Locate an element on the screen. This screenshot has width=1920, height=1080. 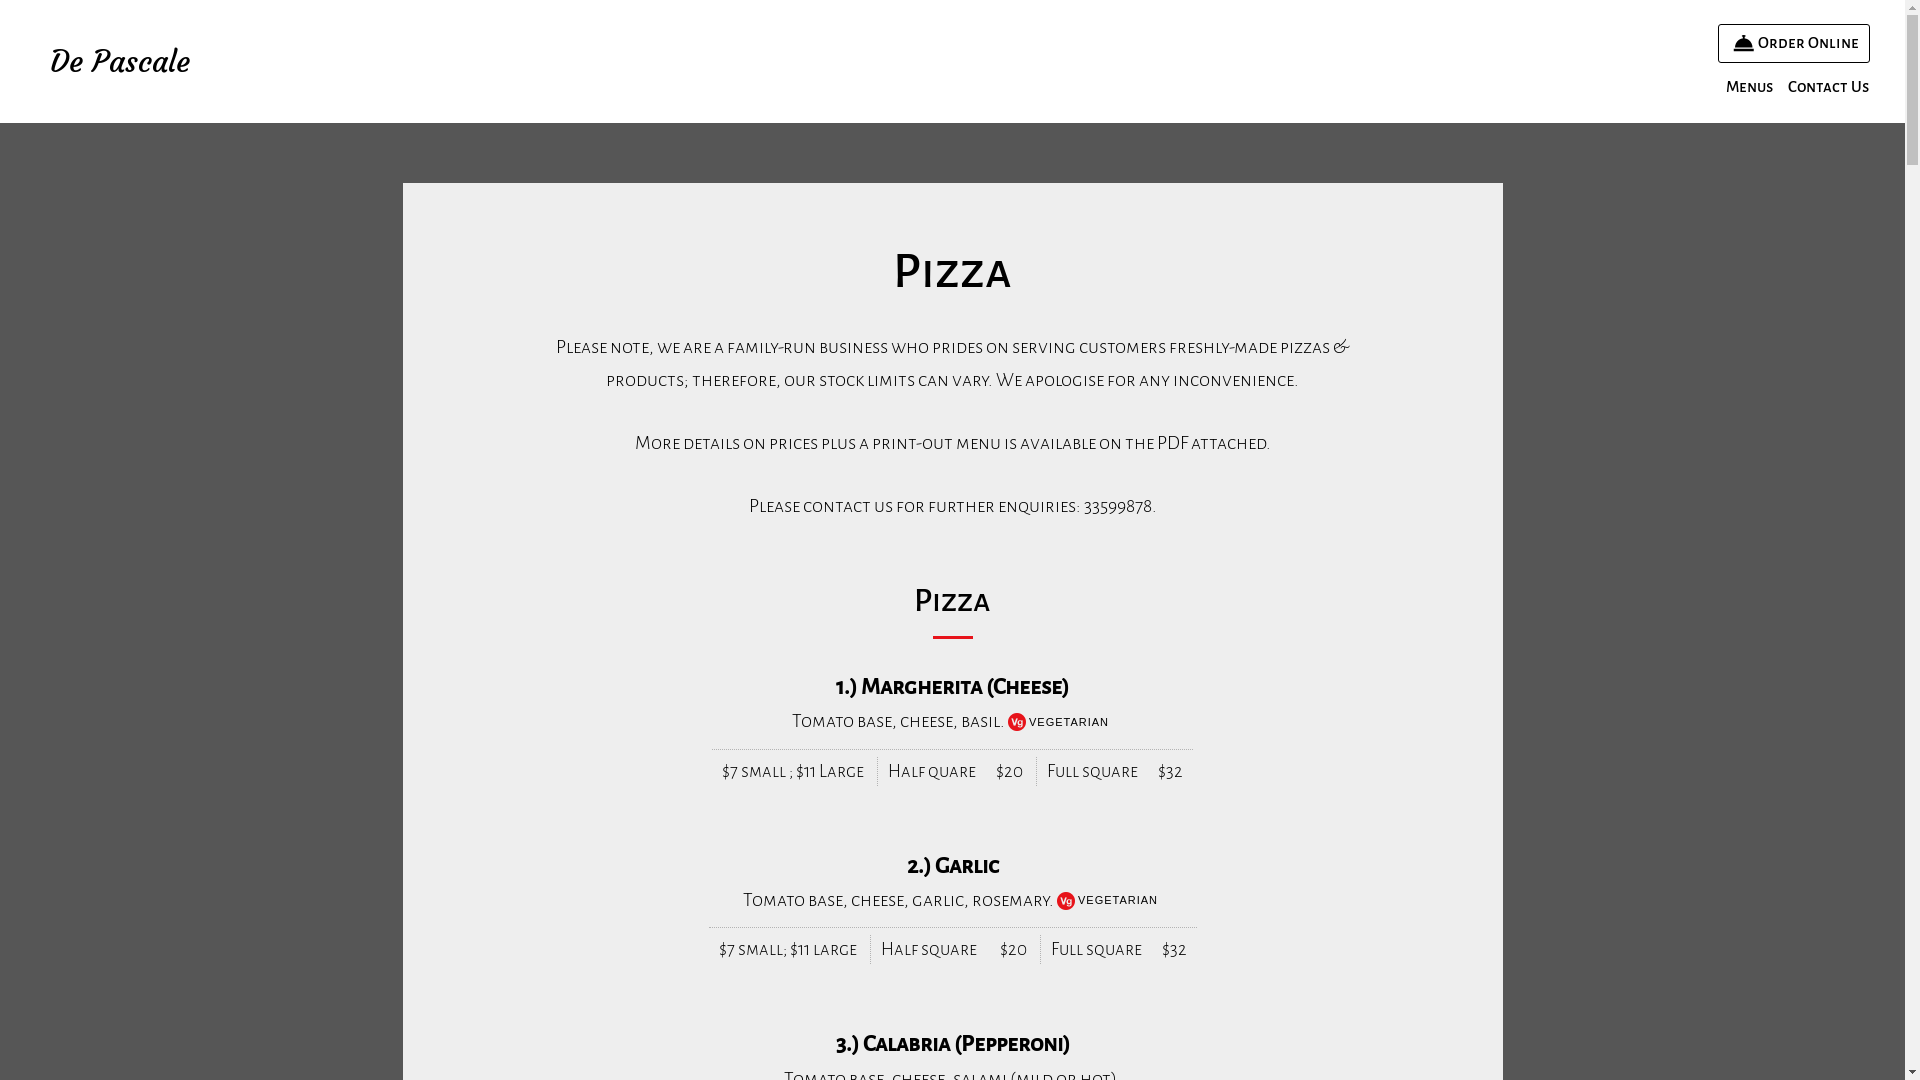
'Contact Us' is located at coordinates (1781, 86).